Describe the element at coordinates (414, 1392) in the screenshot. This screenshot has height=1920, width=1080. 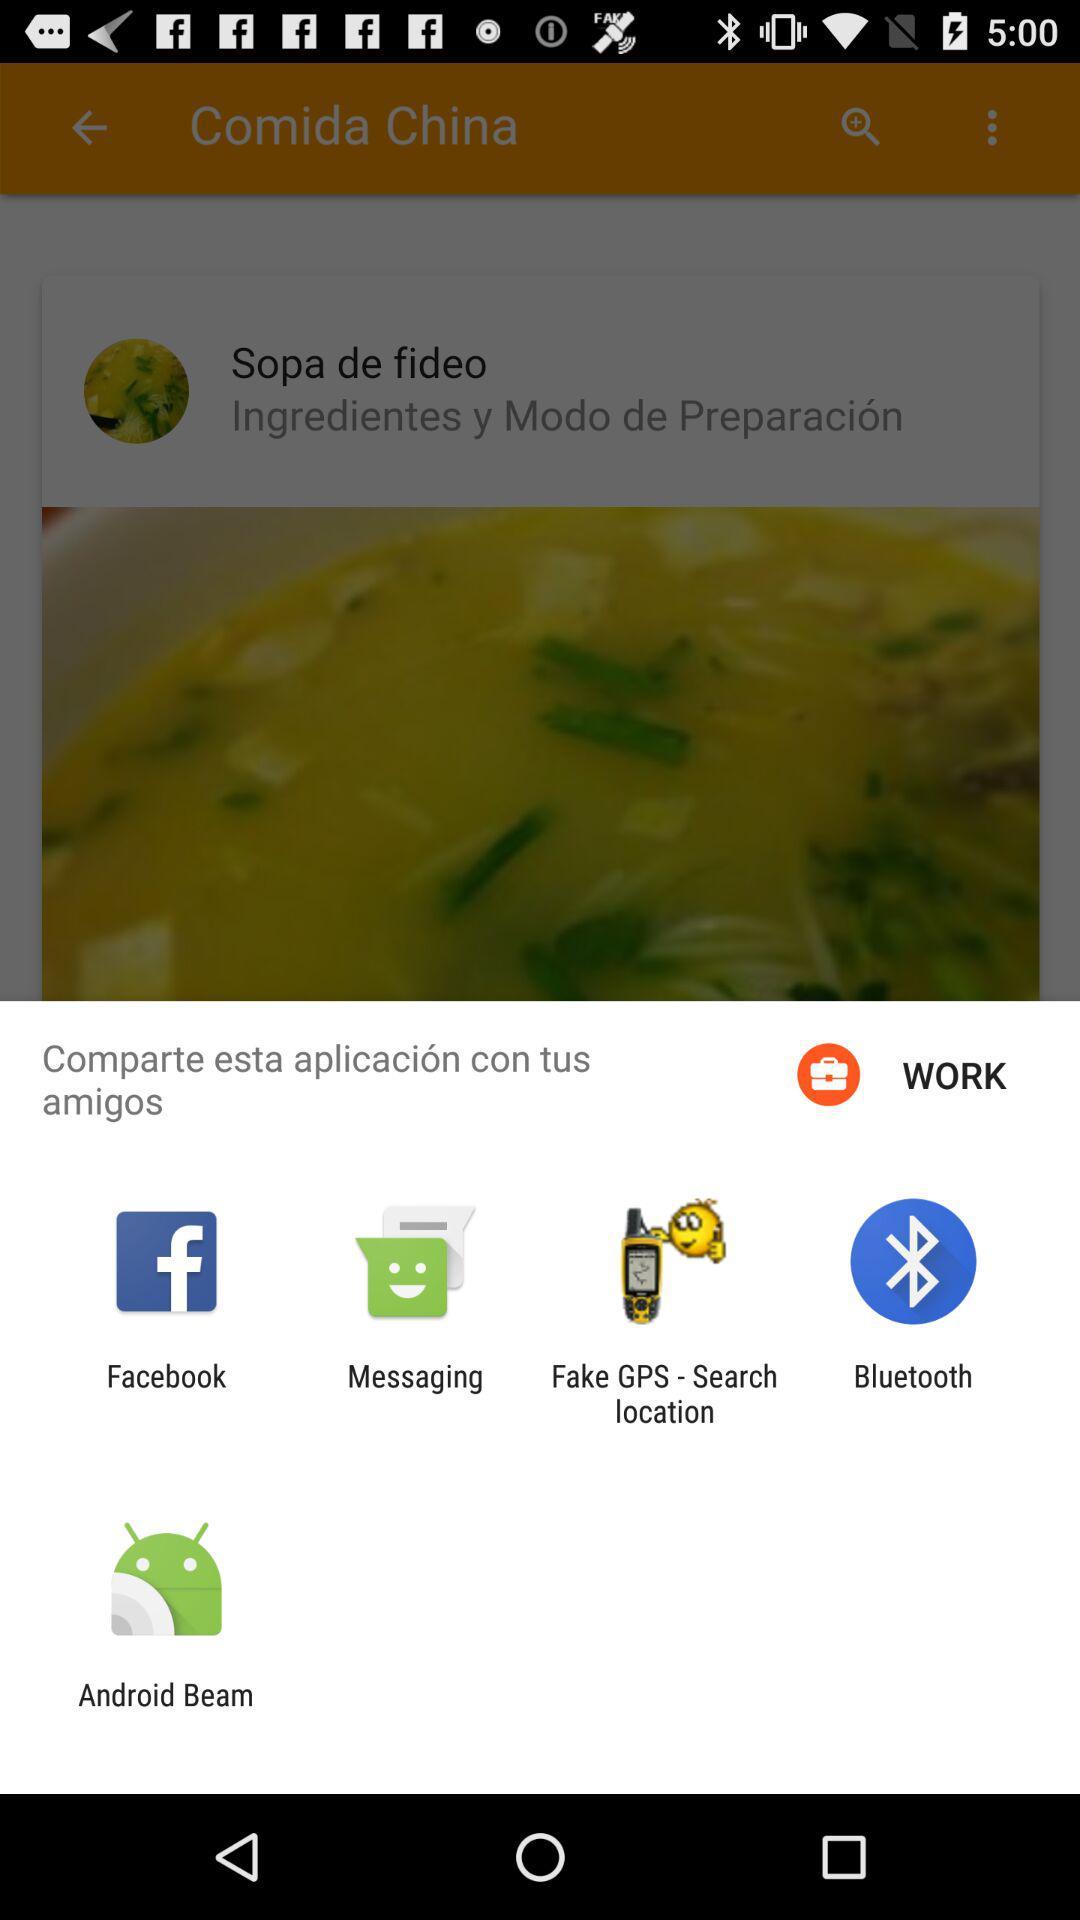
I see `item next to the facebook` at that location.